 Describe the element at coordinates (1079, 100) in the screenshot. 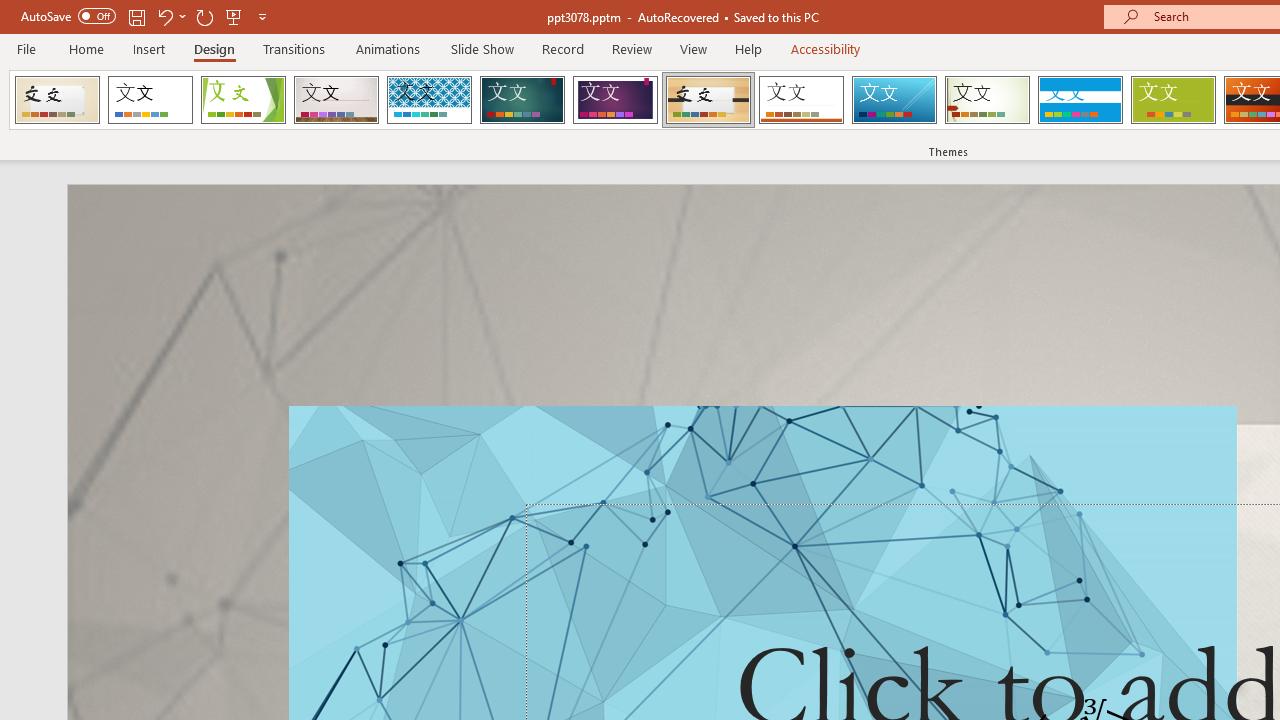

I see `'Banded'` at that location.